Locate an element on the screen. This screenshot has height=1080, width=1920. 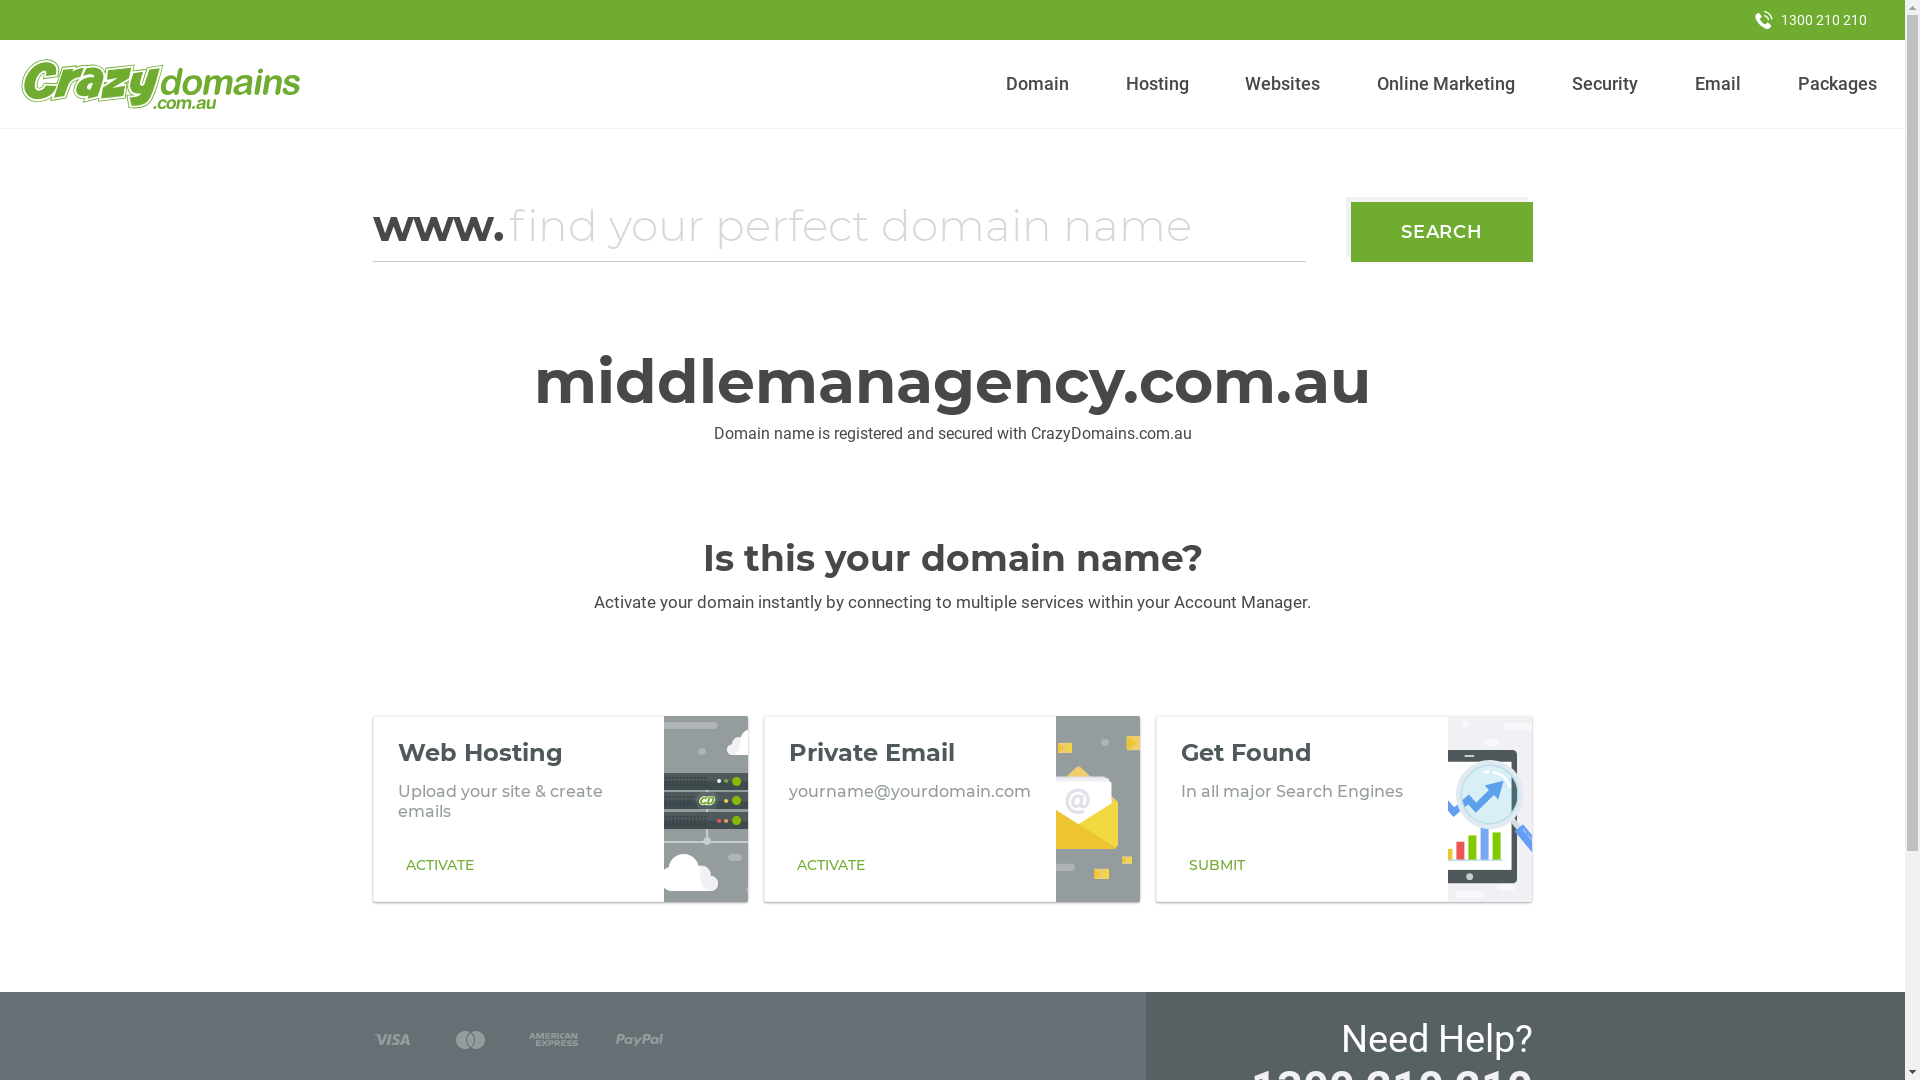
'Security' is located at coordinates (1605, 83).